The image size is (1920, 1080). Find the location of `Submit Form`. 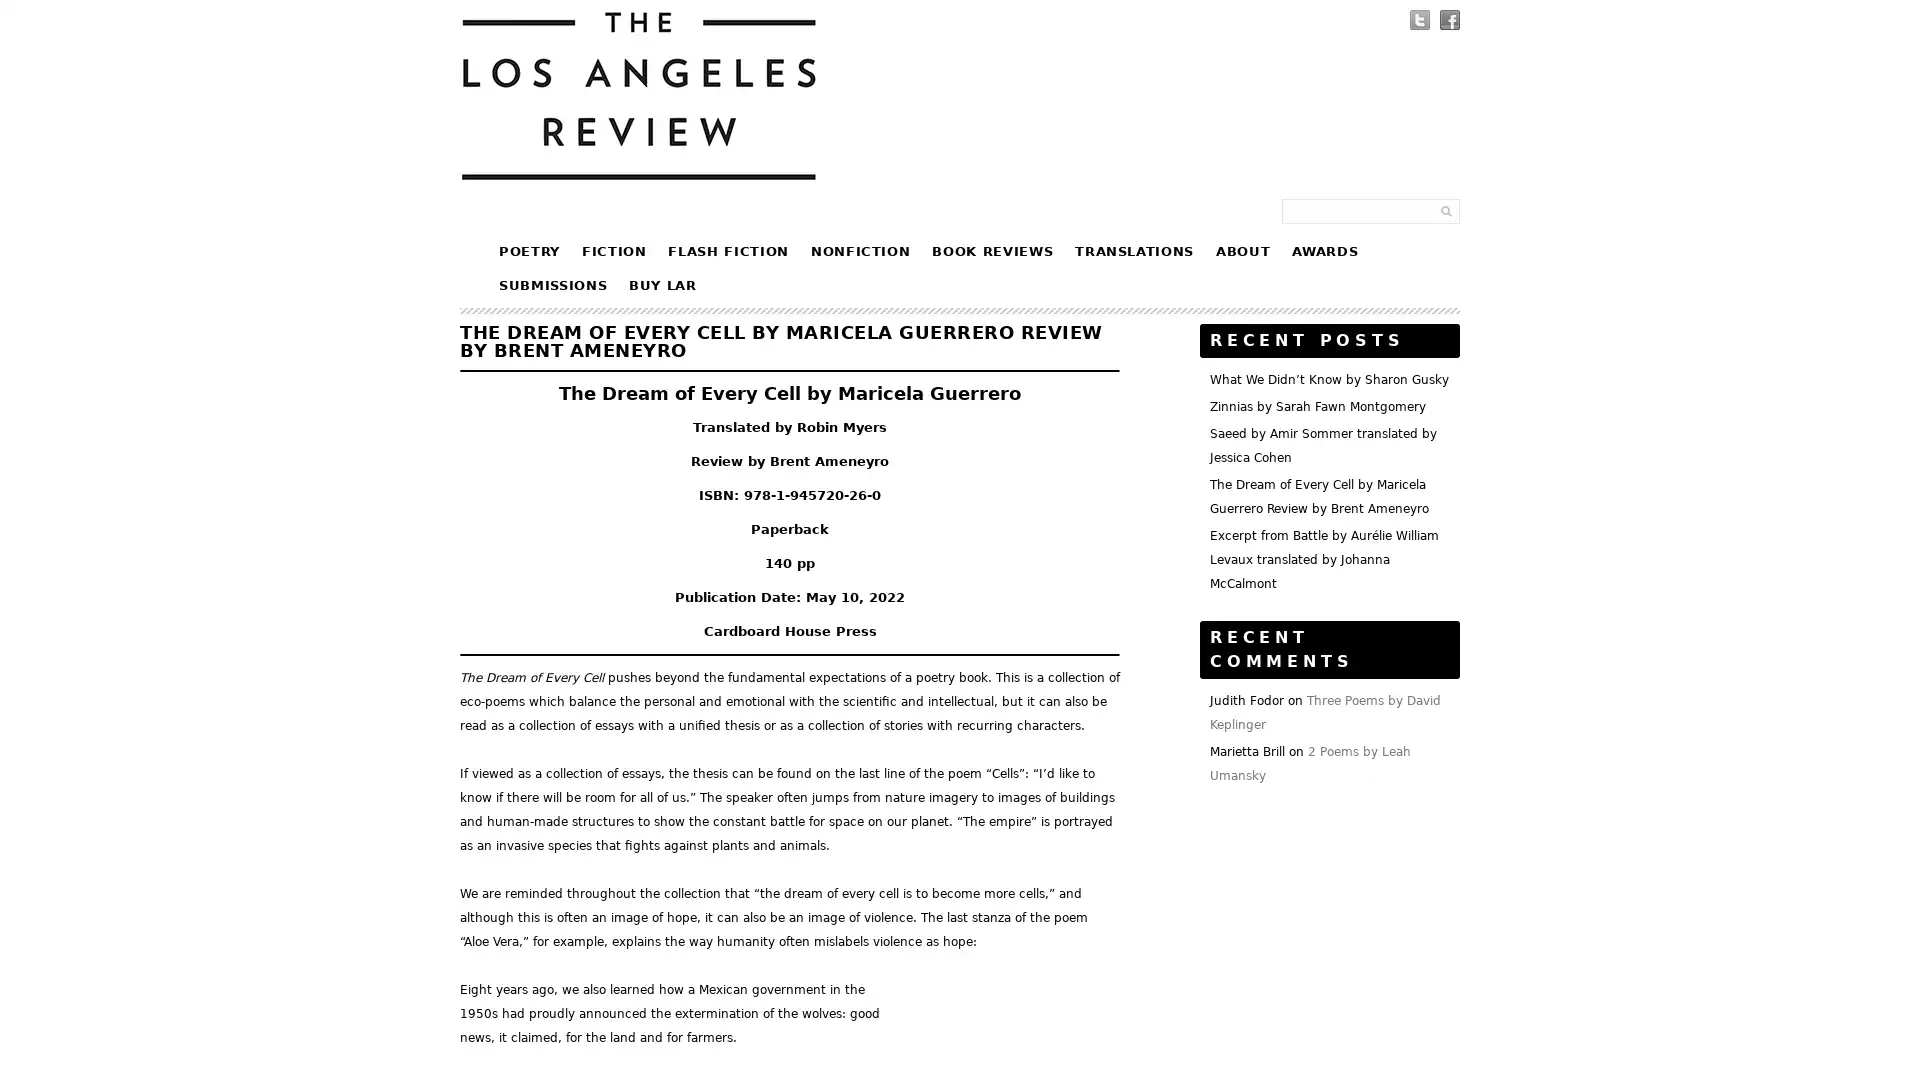

Submit Form is located at coordinates (1446, 211).